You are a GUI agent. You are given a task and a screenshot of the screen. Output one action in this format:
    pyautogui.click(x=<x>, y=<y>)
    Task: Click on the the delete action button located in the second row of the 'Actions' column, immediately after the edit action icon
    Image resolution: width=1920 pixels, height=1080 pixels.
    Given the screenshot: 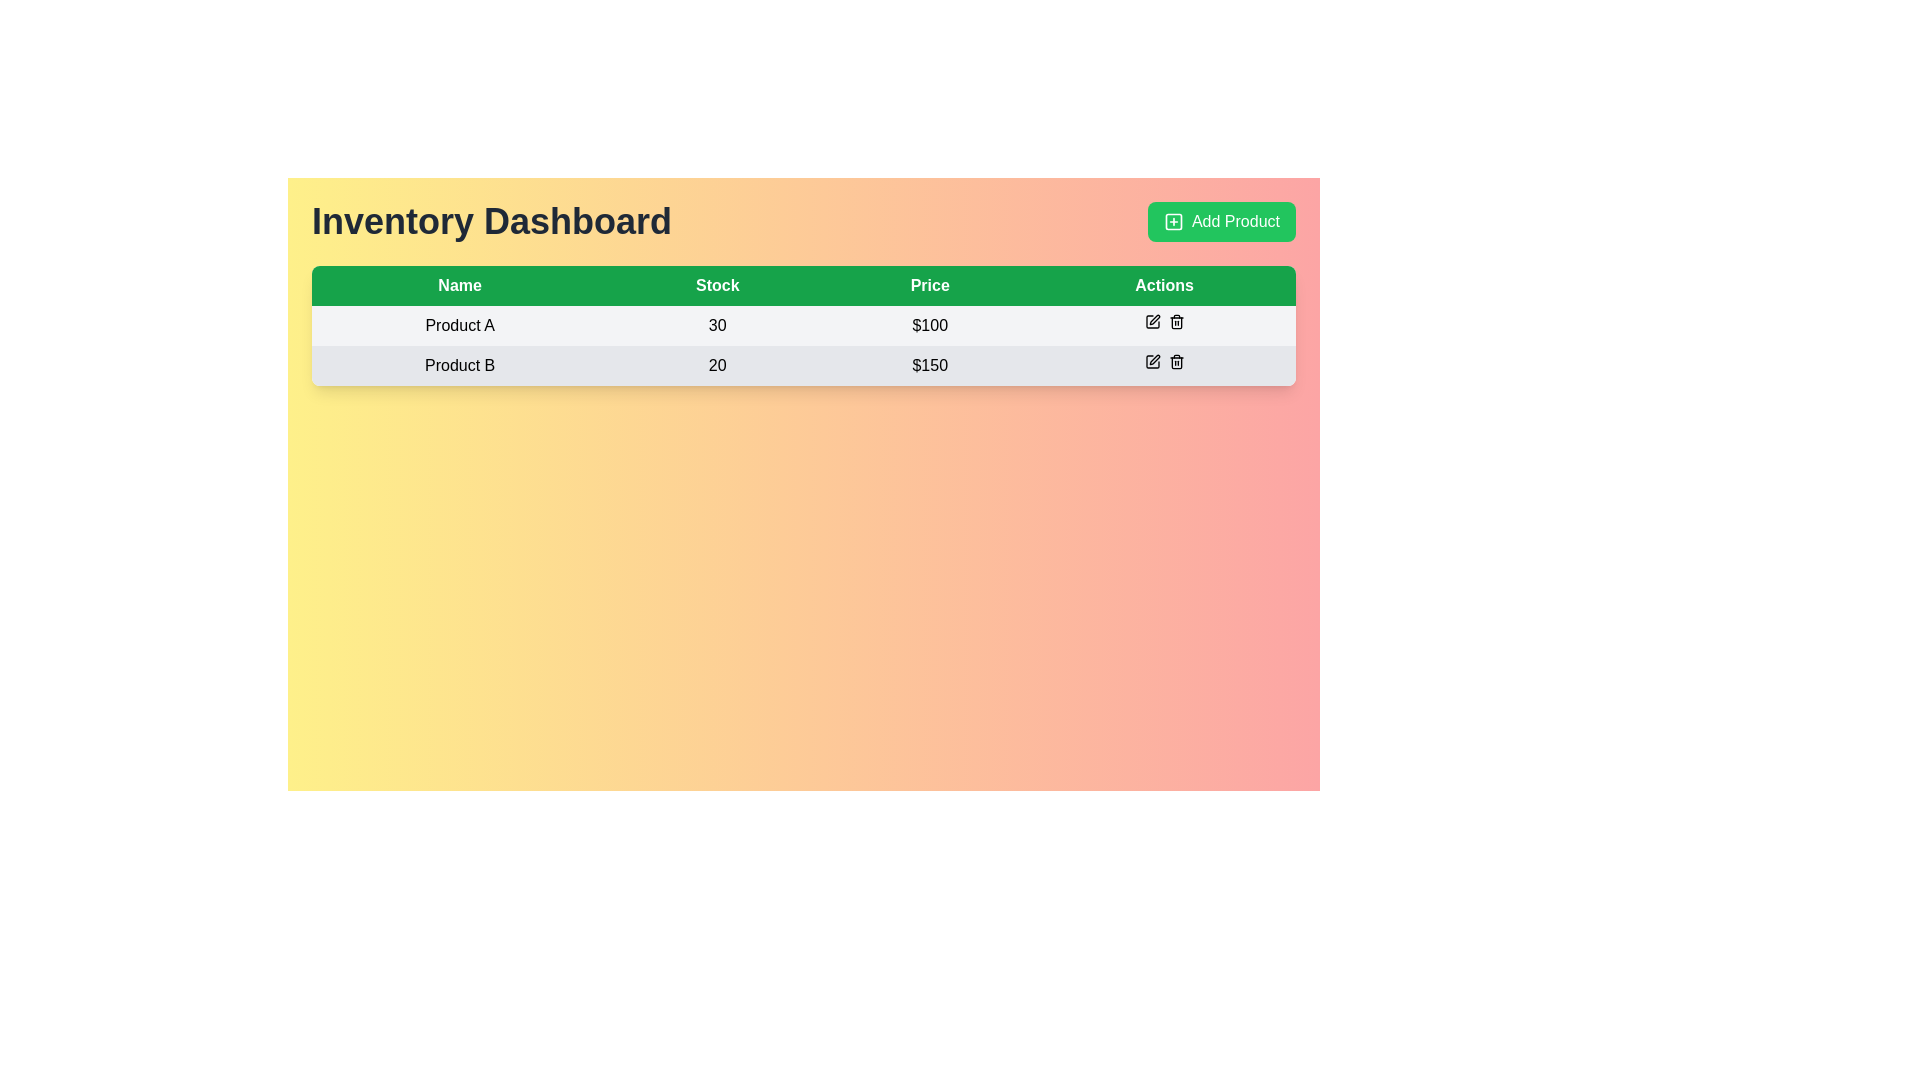 What is the action you would take?
    pyautogui.click(x=1176, y=362)
    